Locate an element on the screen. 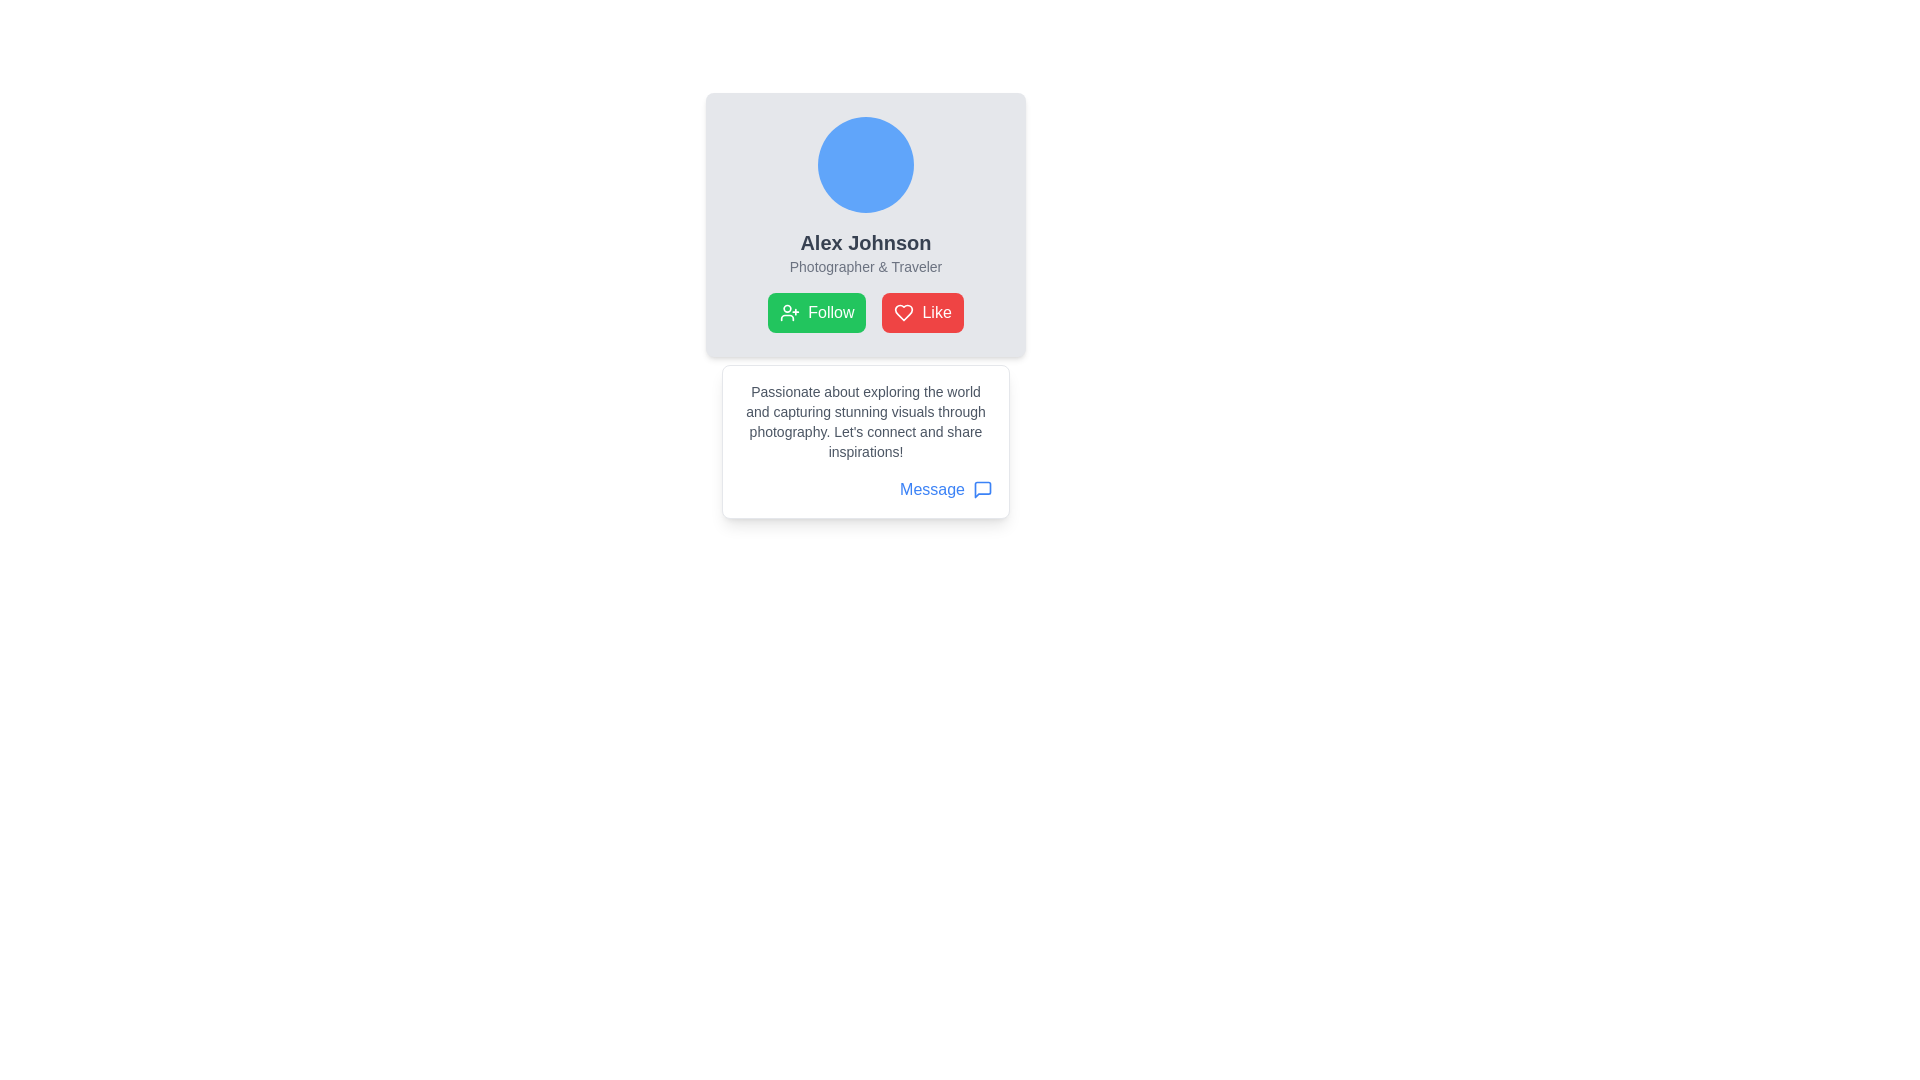  the follow icon located within the green button labeled 'Follow', positioned to the left of the red 'Like' button under the user profile section is located at coordinates (789, 312).